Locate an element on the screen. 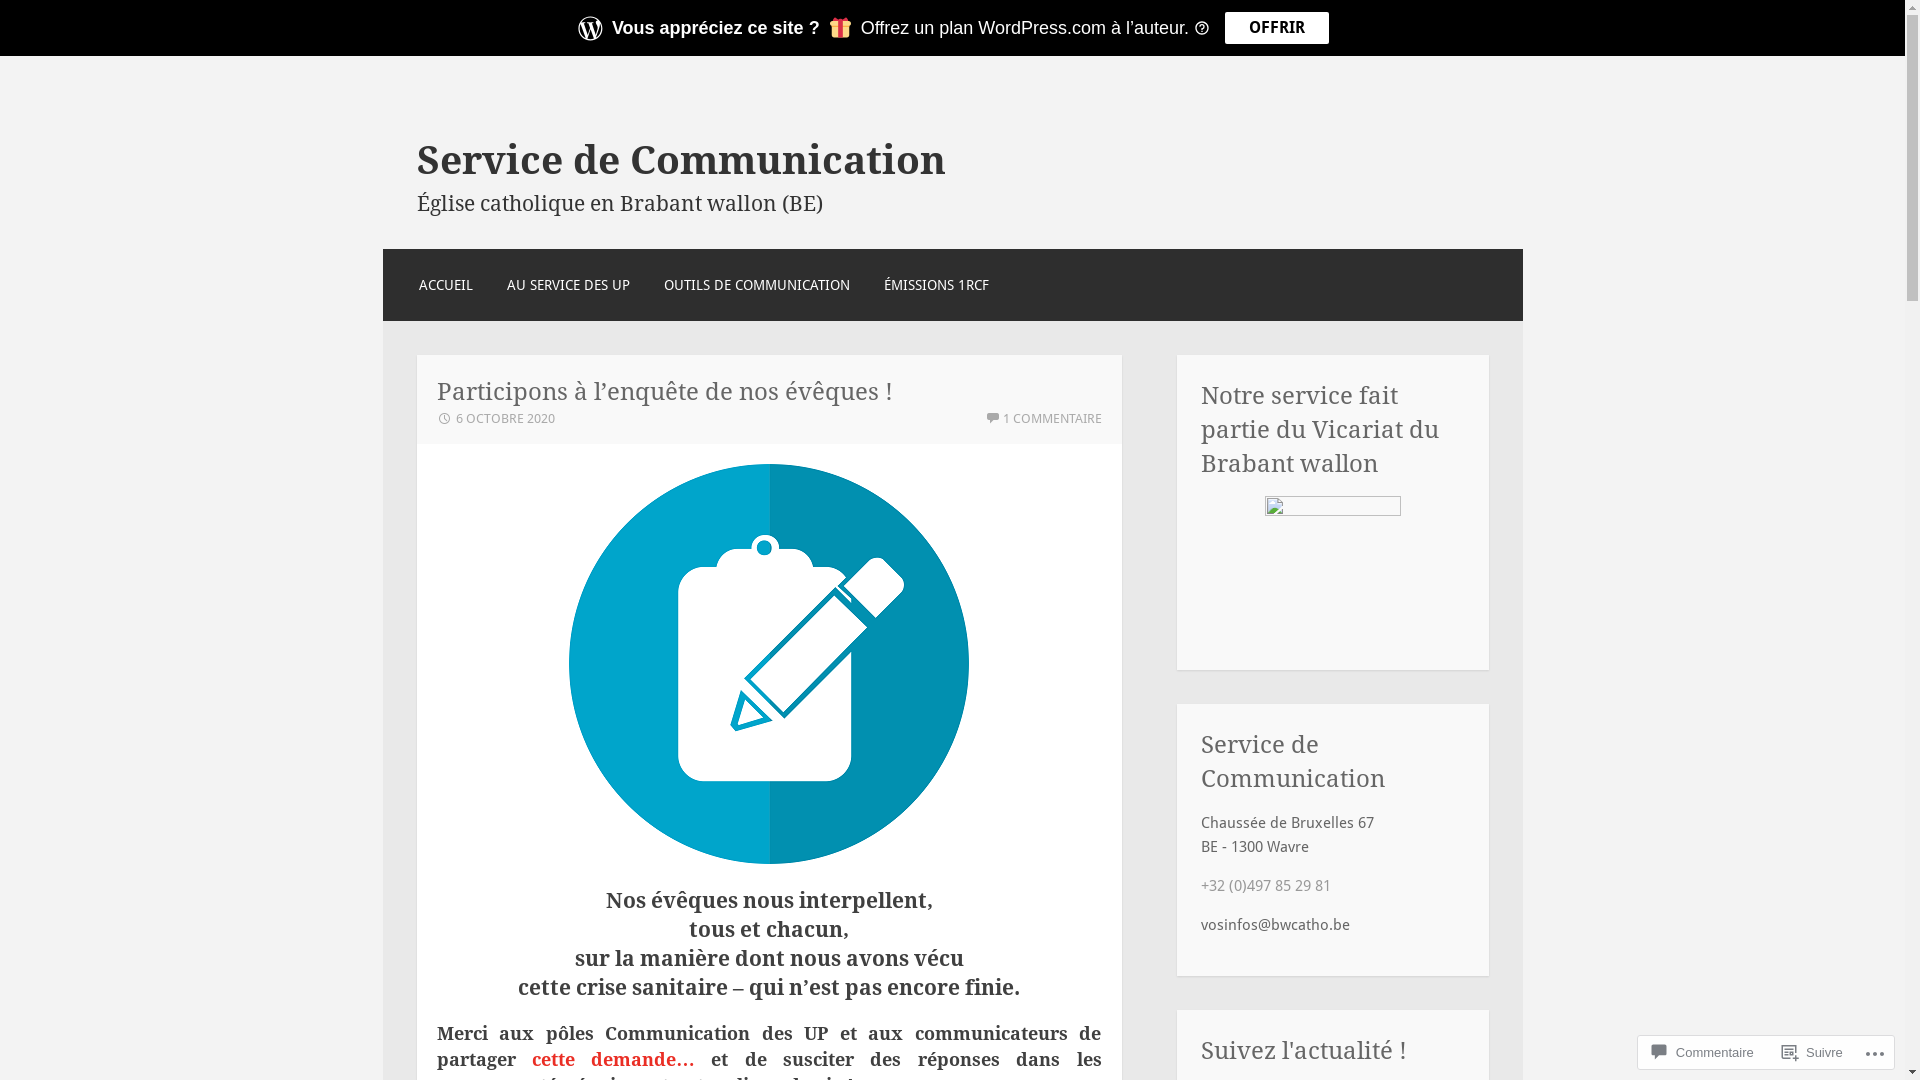  'Commentaire' is located at coordinates (1702, 1051).